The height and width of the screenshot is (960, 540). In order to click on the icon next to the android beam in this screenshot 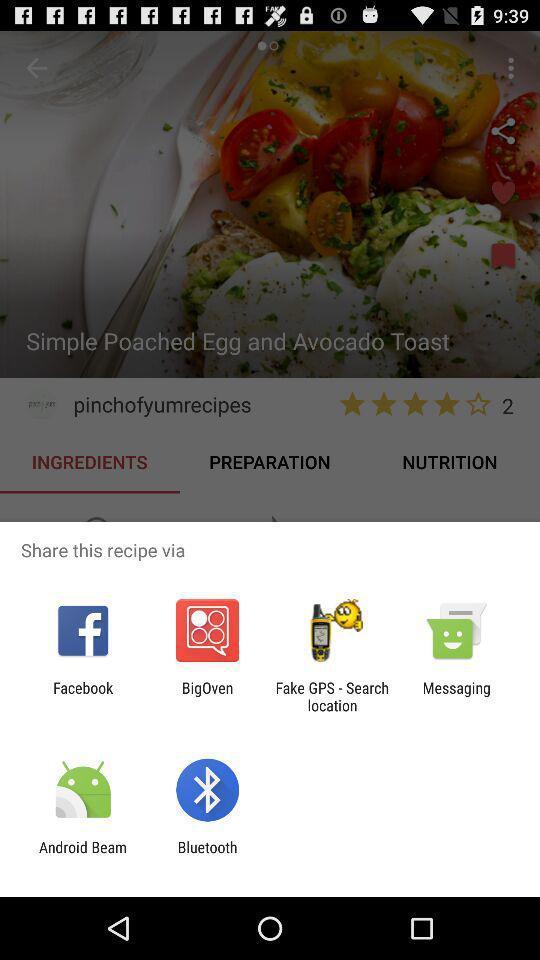, I will do `click(206, 855)`.